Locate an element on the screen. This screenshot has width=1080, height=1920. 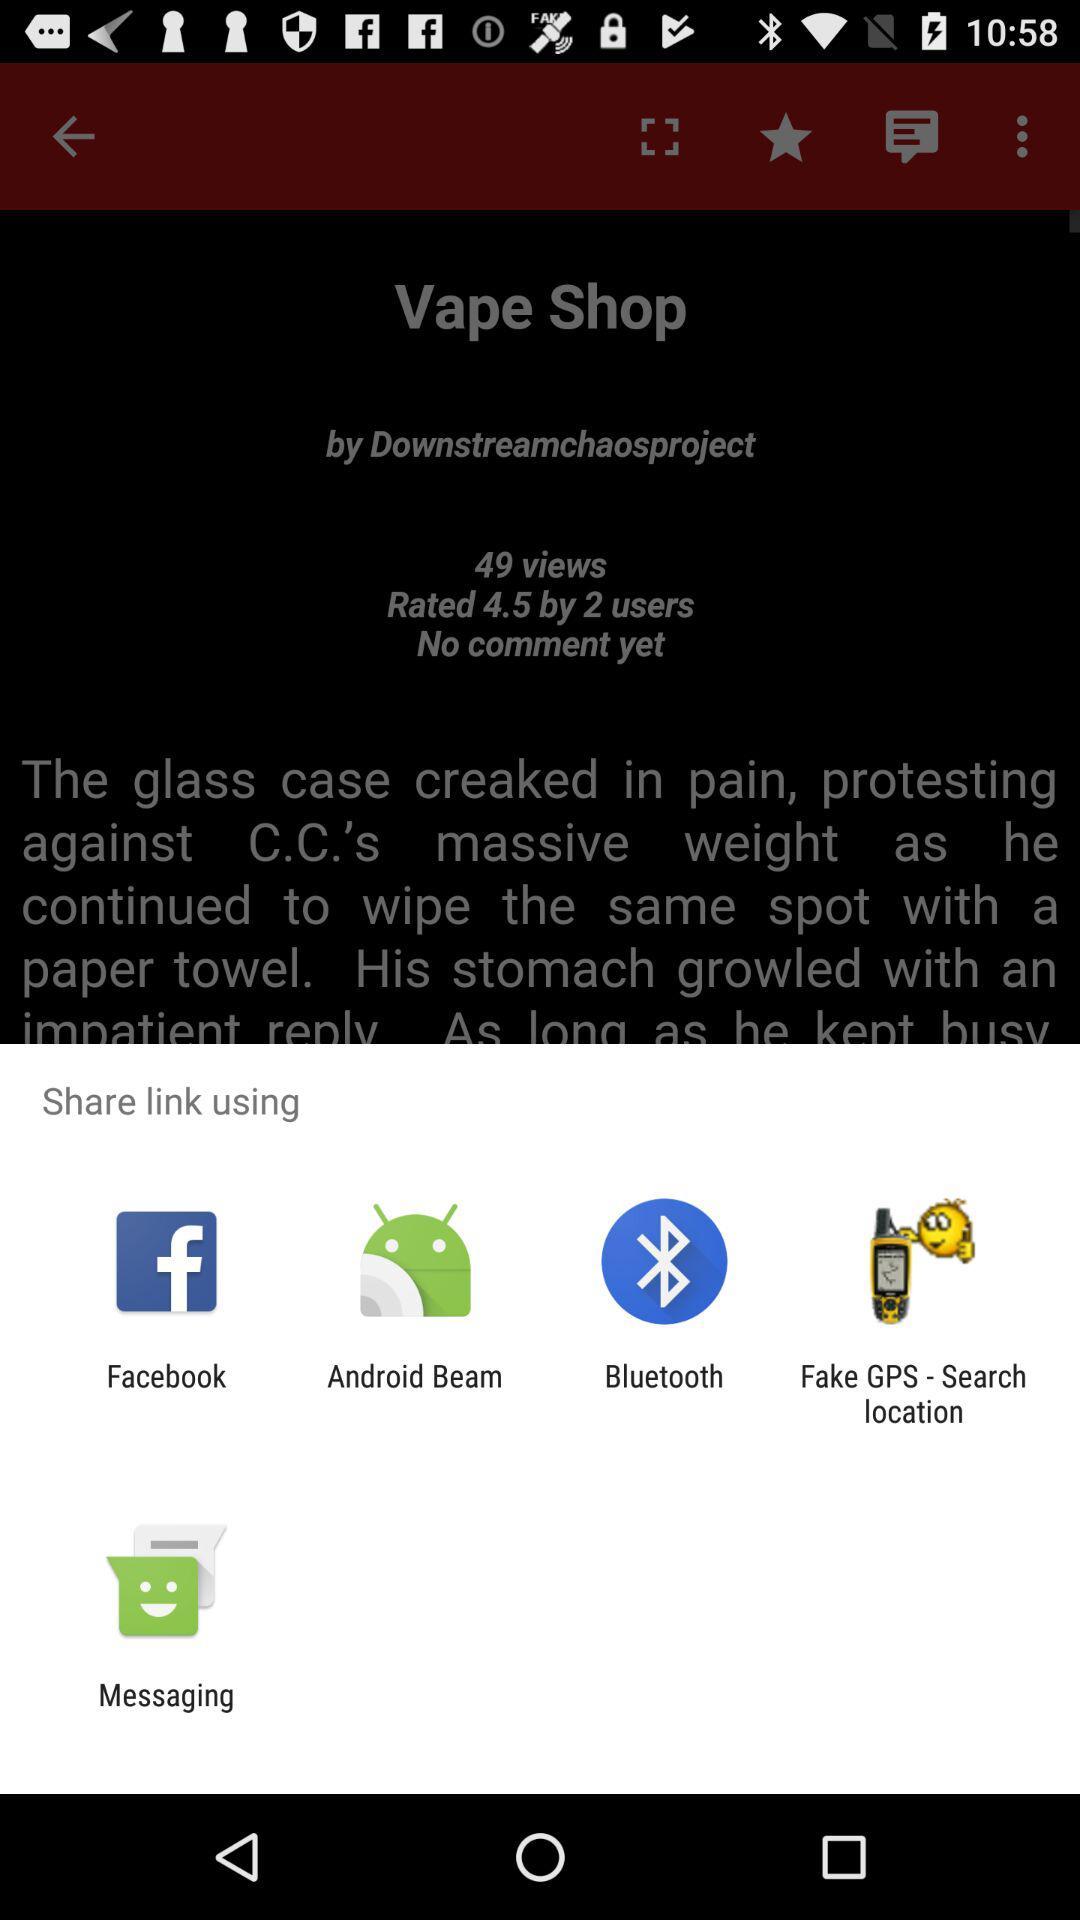
the facebook item is located at coordinates (165, 1392).